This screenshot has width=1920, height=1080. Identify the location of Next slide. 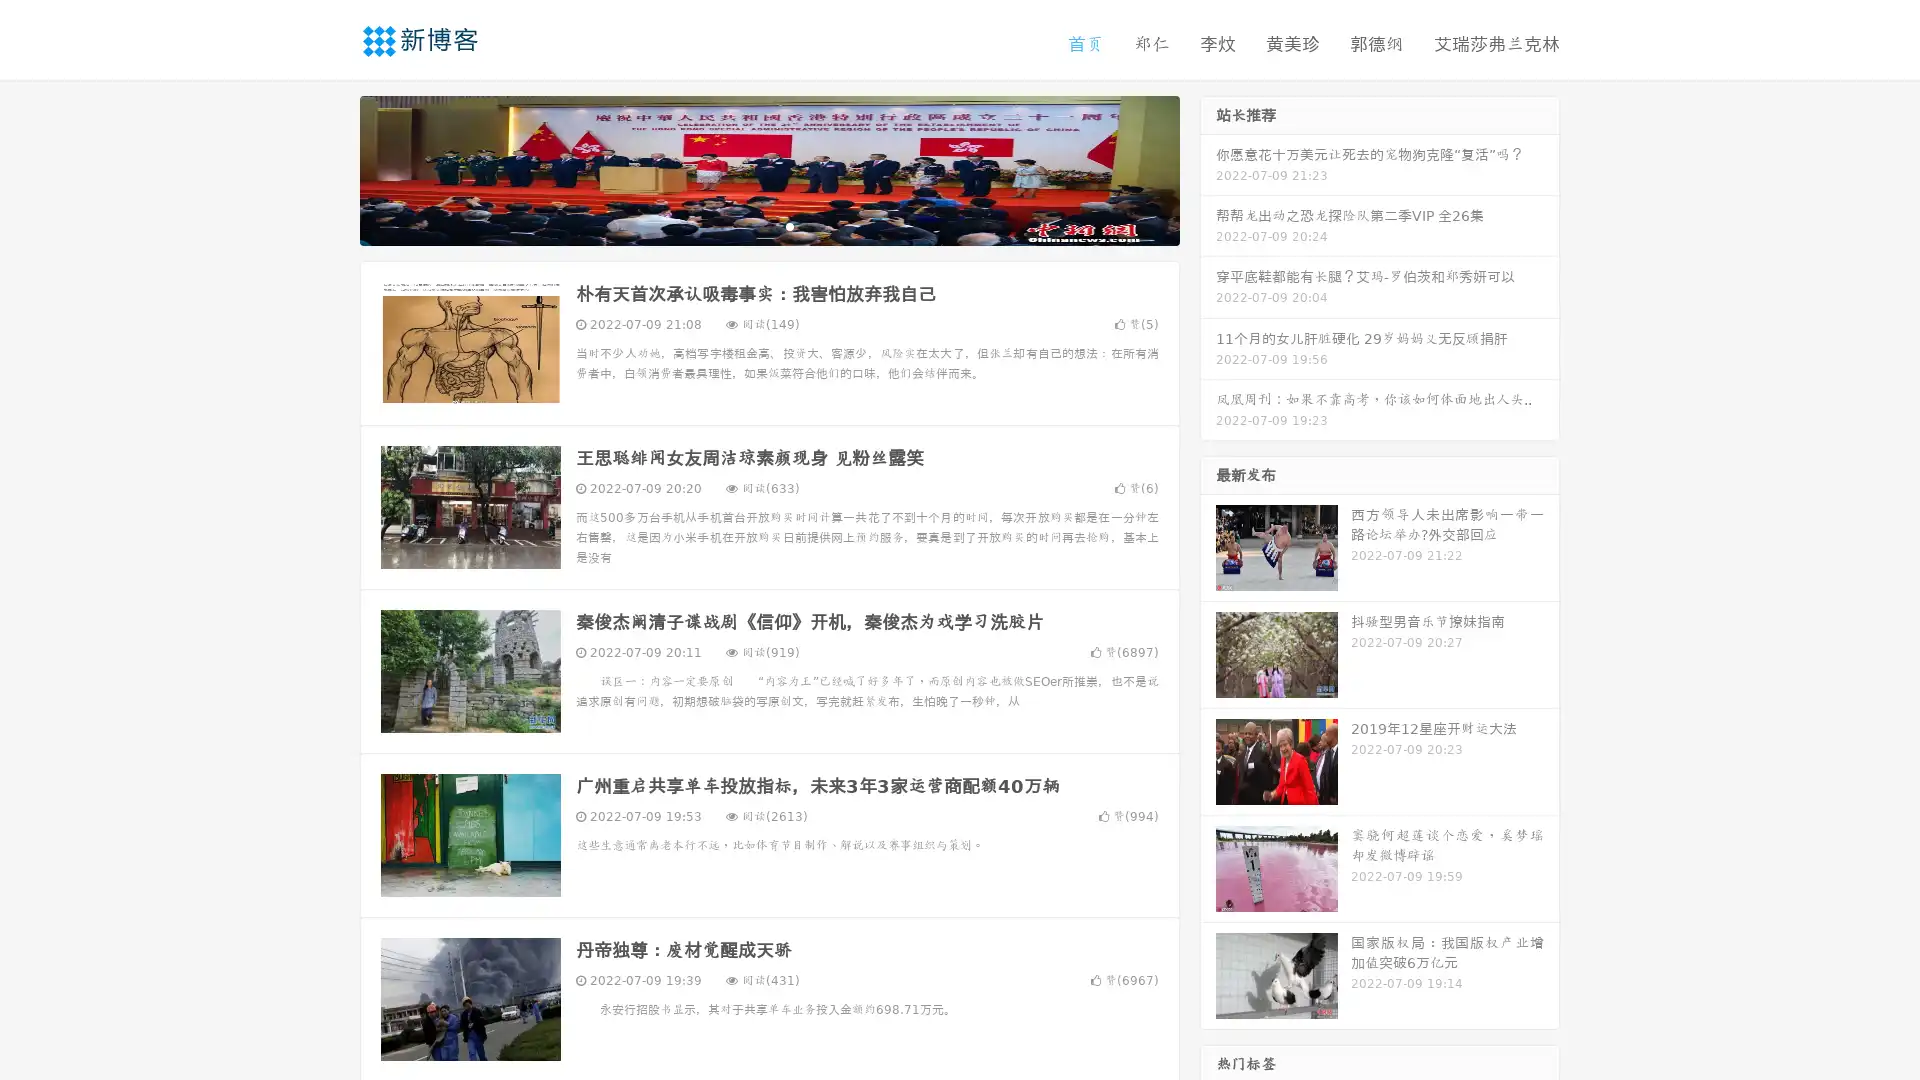
(1208, 168).